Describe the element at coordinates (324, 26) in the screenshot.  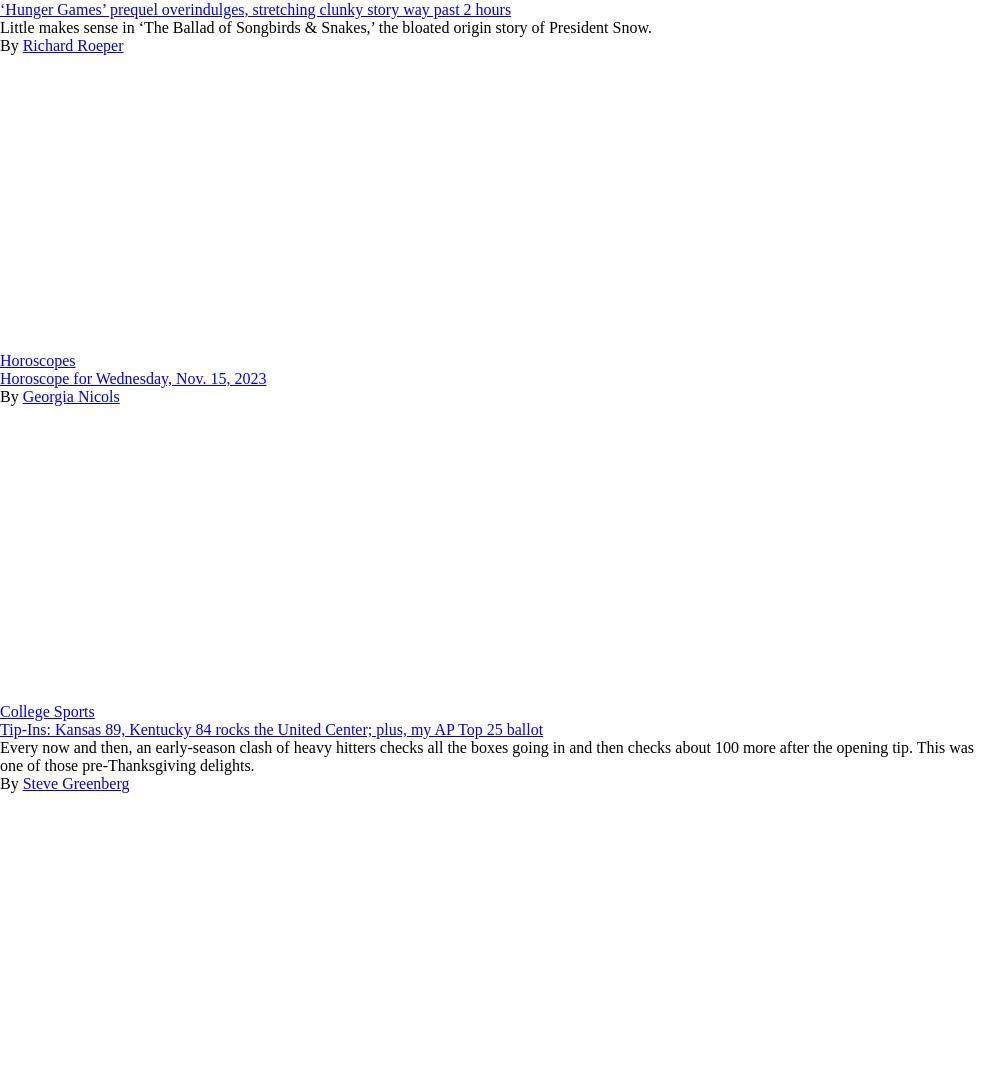
I see `'Little makes sense in ‘The Ballad of Songbirds & Snakes,’ the bloated origin story of President Snow.'` at that location.